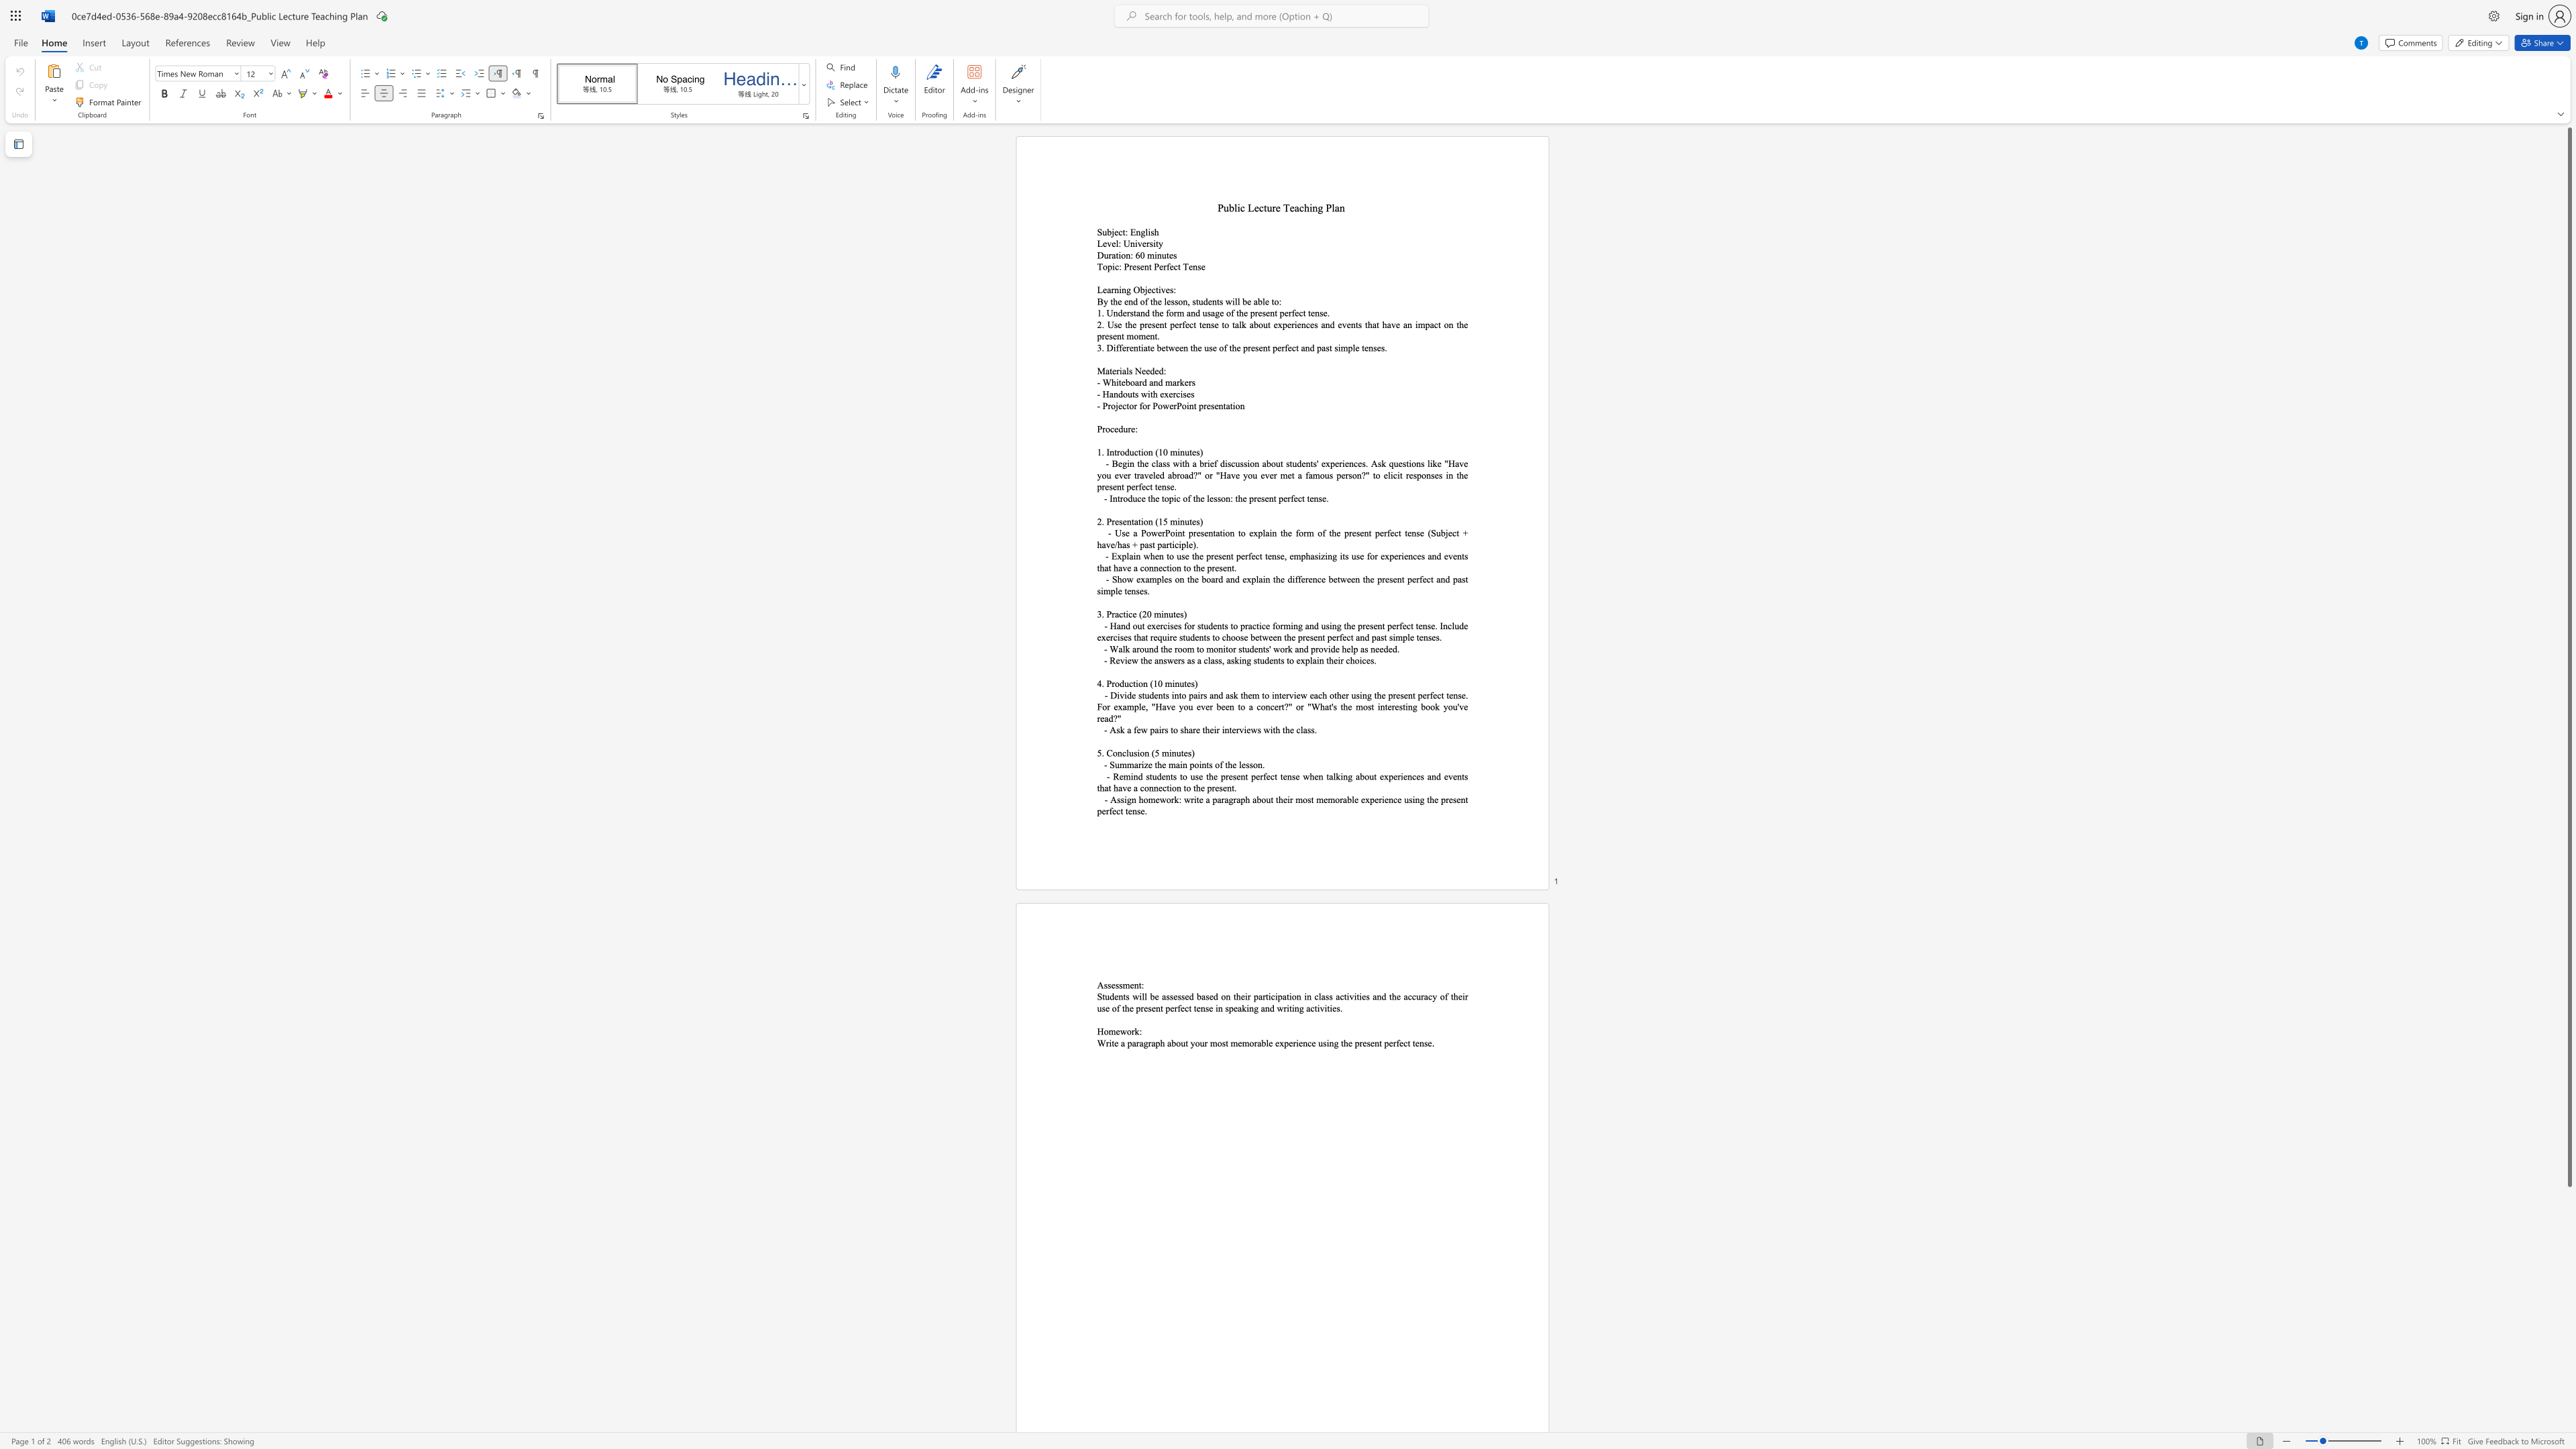 The image size is (2576, 1449). I want to click on the subset text "ar" within the text "- Whiteboard and markers", so click(1171, 381).